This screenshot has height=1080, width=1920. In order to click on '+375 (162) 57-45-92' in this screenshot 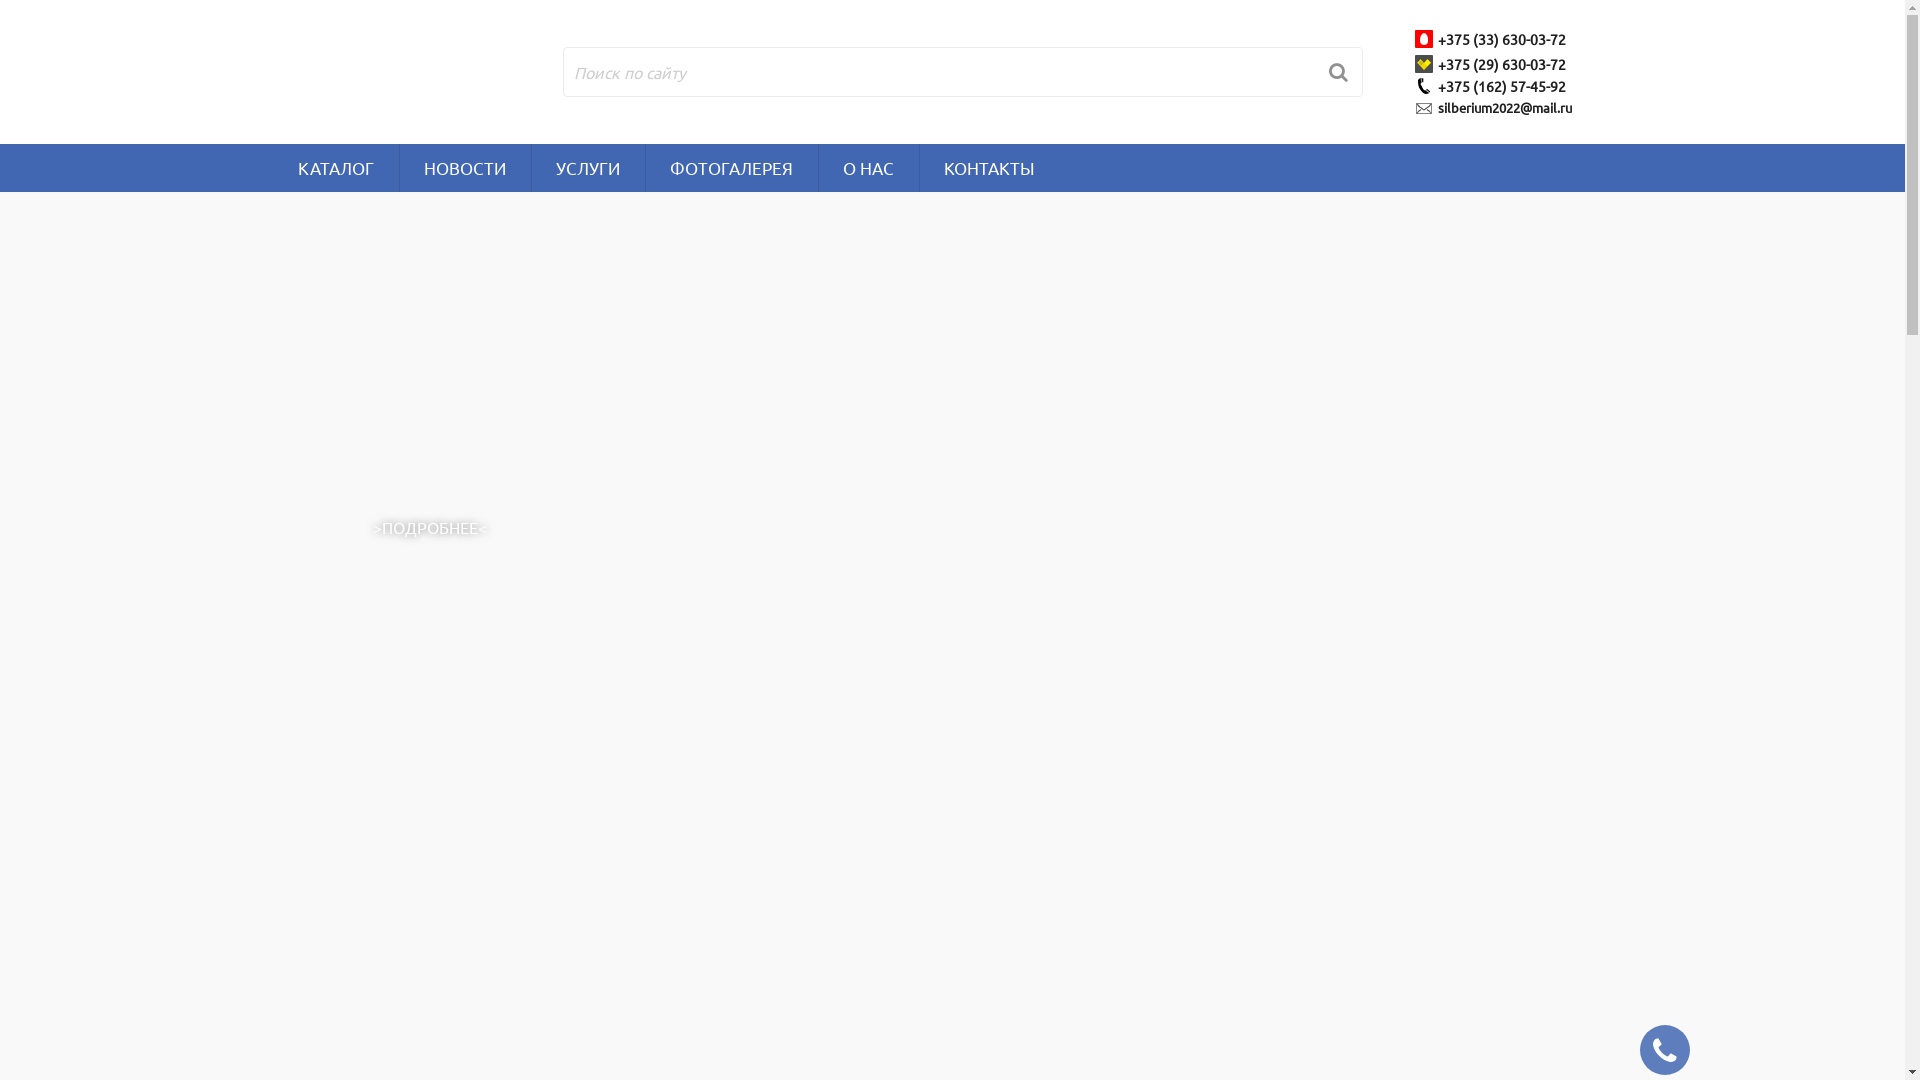, I will do `click(1504, 84)`.